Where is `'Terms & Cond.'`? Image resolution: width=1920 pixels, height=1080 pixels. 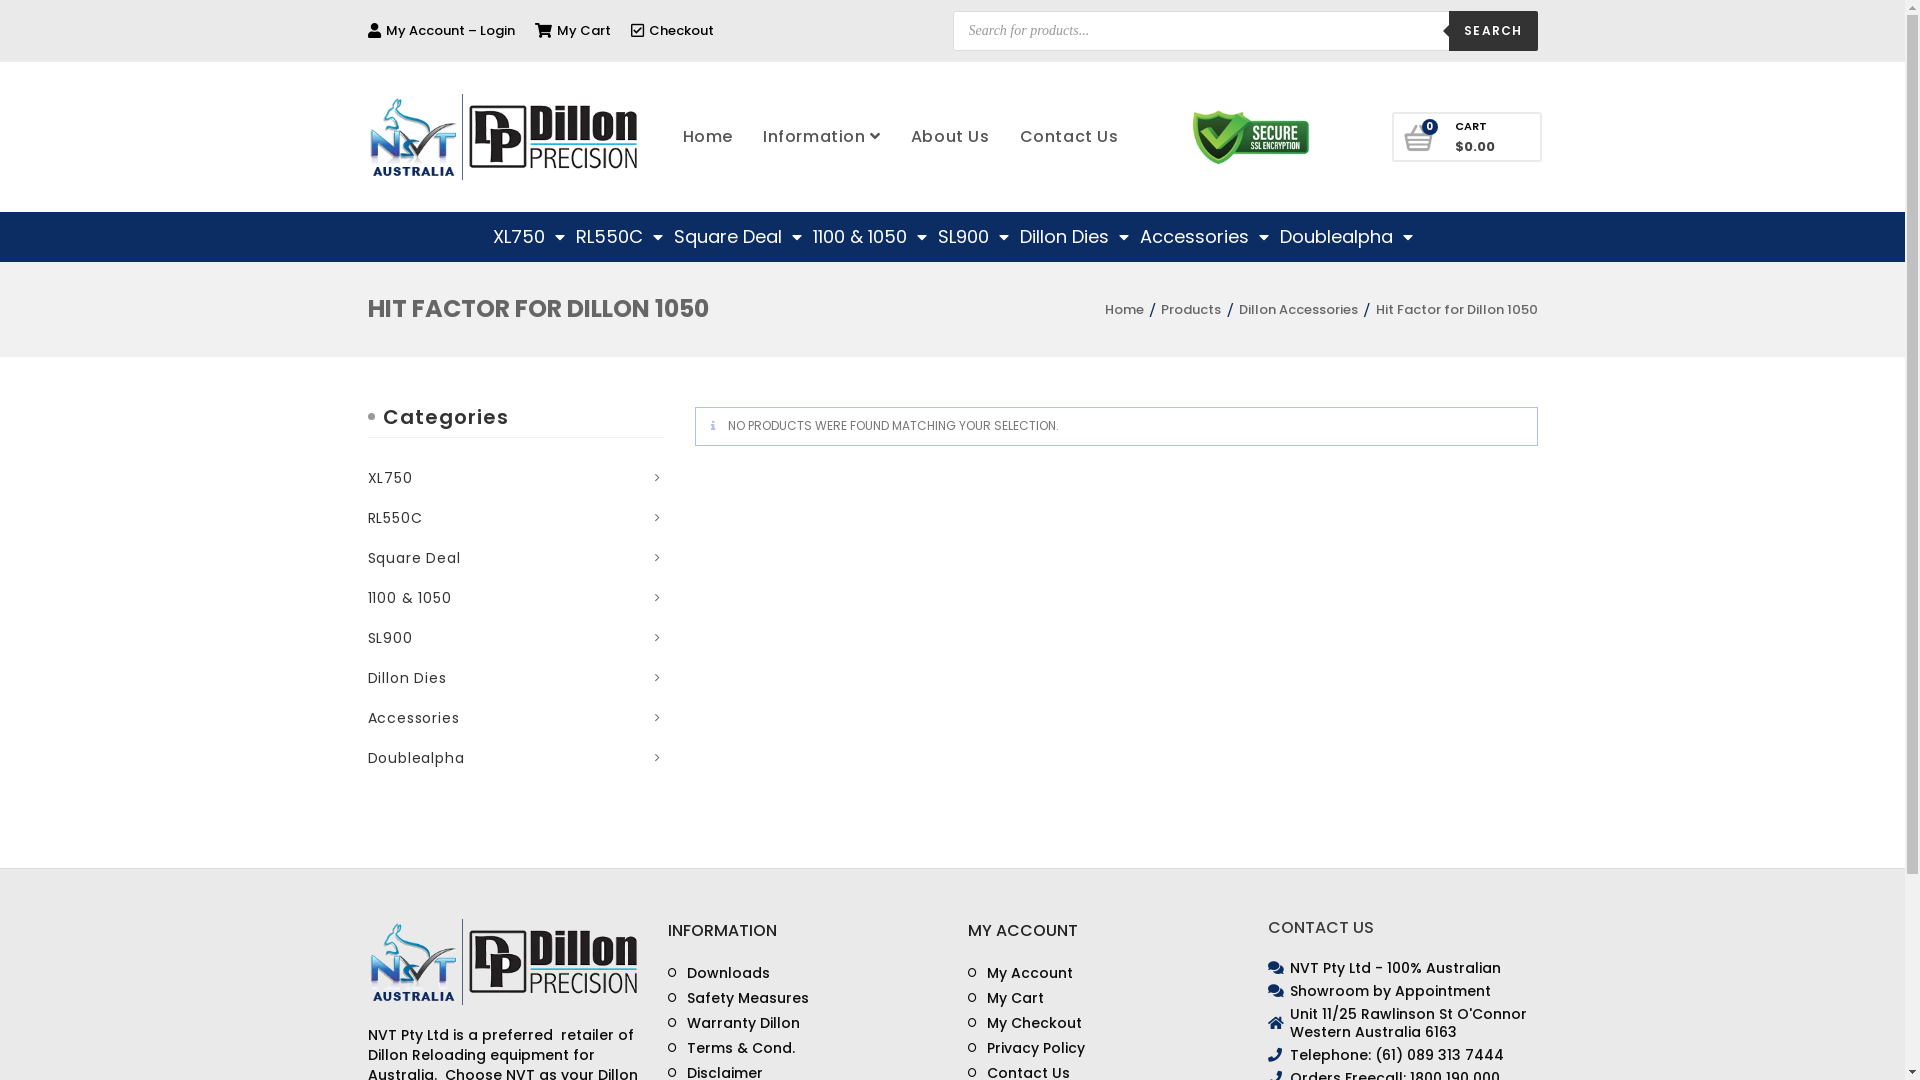 'Terms & Cond.' is located at coordinates (730, 1047).